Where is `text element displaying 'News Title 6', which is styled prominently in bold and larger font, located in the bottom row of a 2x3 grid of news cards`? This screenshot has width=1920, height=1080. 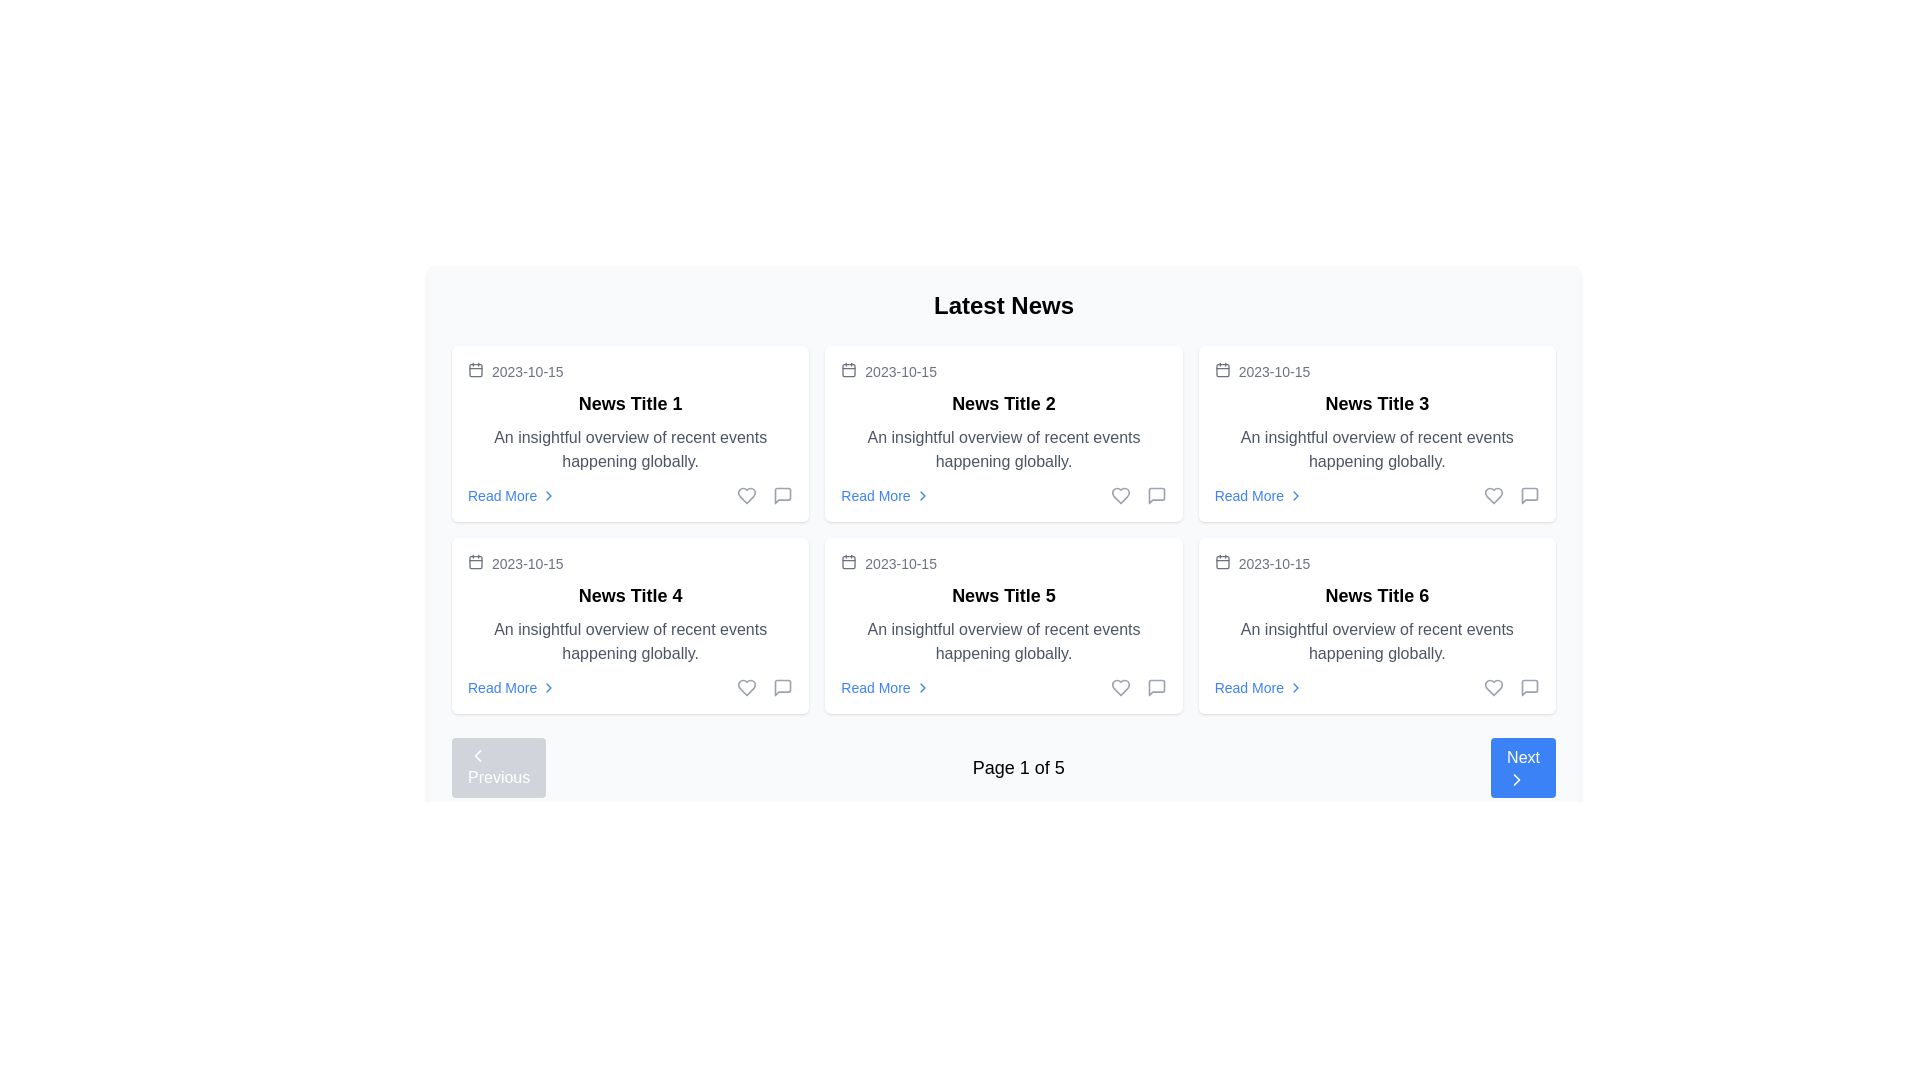 text element displaying 'News Title 6', which is styled prominently in bold and larger font, located in the bottom row of a 2x3 grid of news cards is located at coordinates (1376, 595).